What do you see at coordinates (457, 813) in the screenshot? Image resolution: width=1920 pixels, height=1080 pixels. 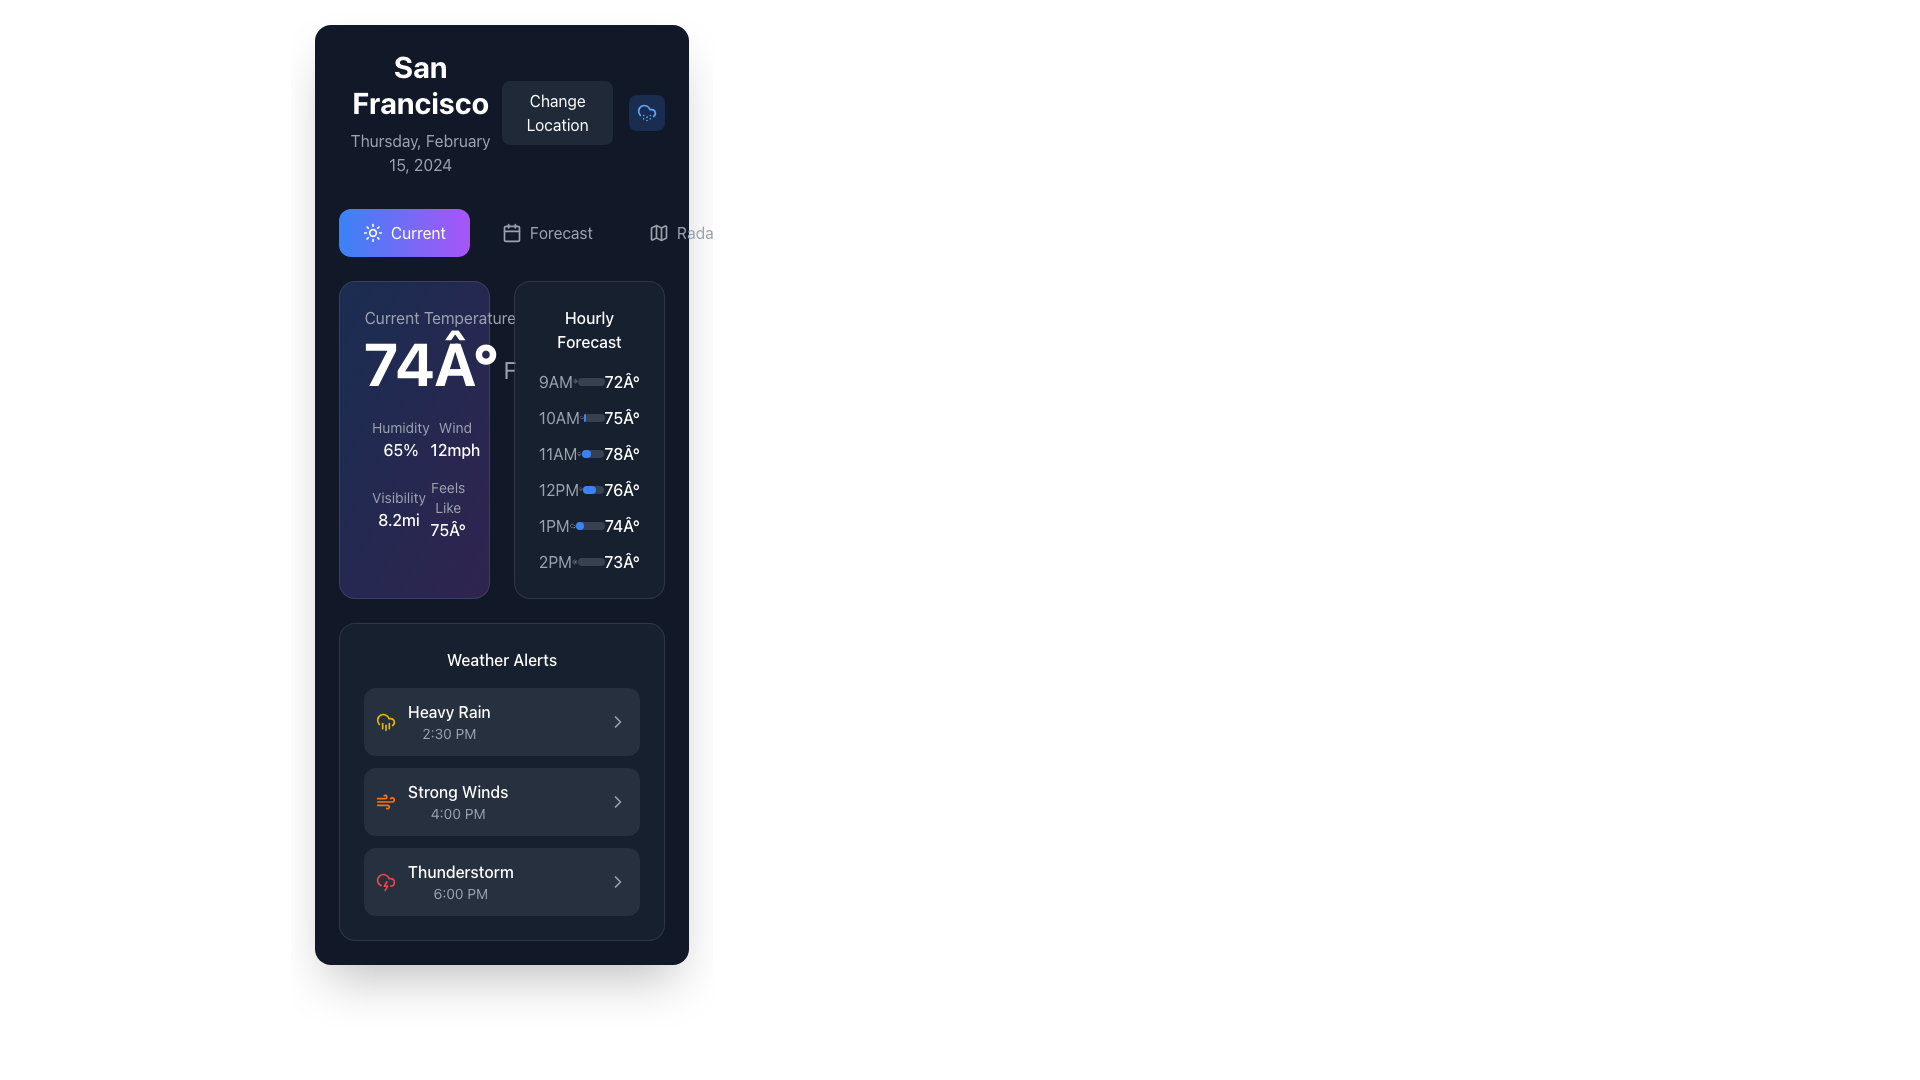 I see `the static text element displaying '4:00 PM' located below the 'Strong Winds' label in the weather alerts section` at bounding box center [457, 813].